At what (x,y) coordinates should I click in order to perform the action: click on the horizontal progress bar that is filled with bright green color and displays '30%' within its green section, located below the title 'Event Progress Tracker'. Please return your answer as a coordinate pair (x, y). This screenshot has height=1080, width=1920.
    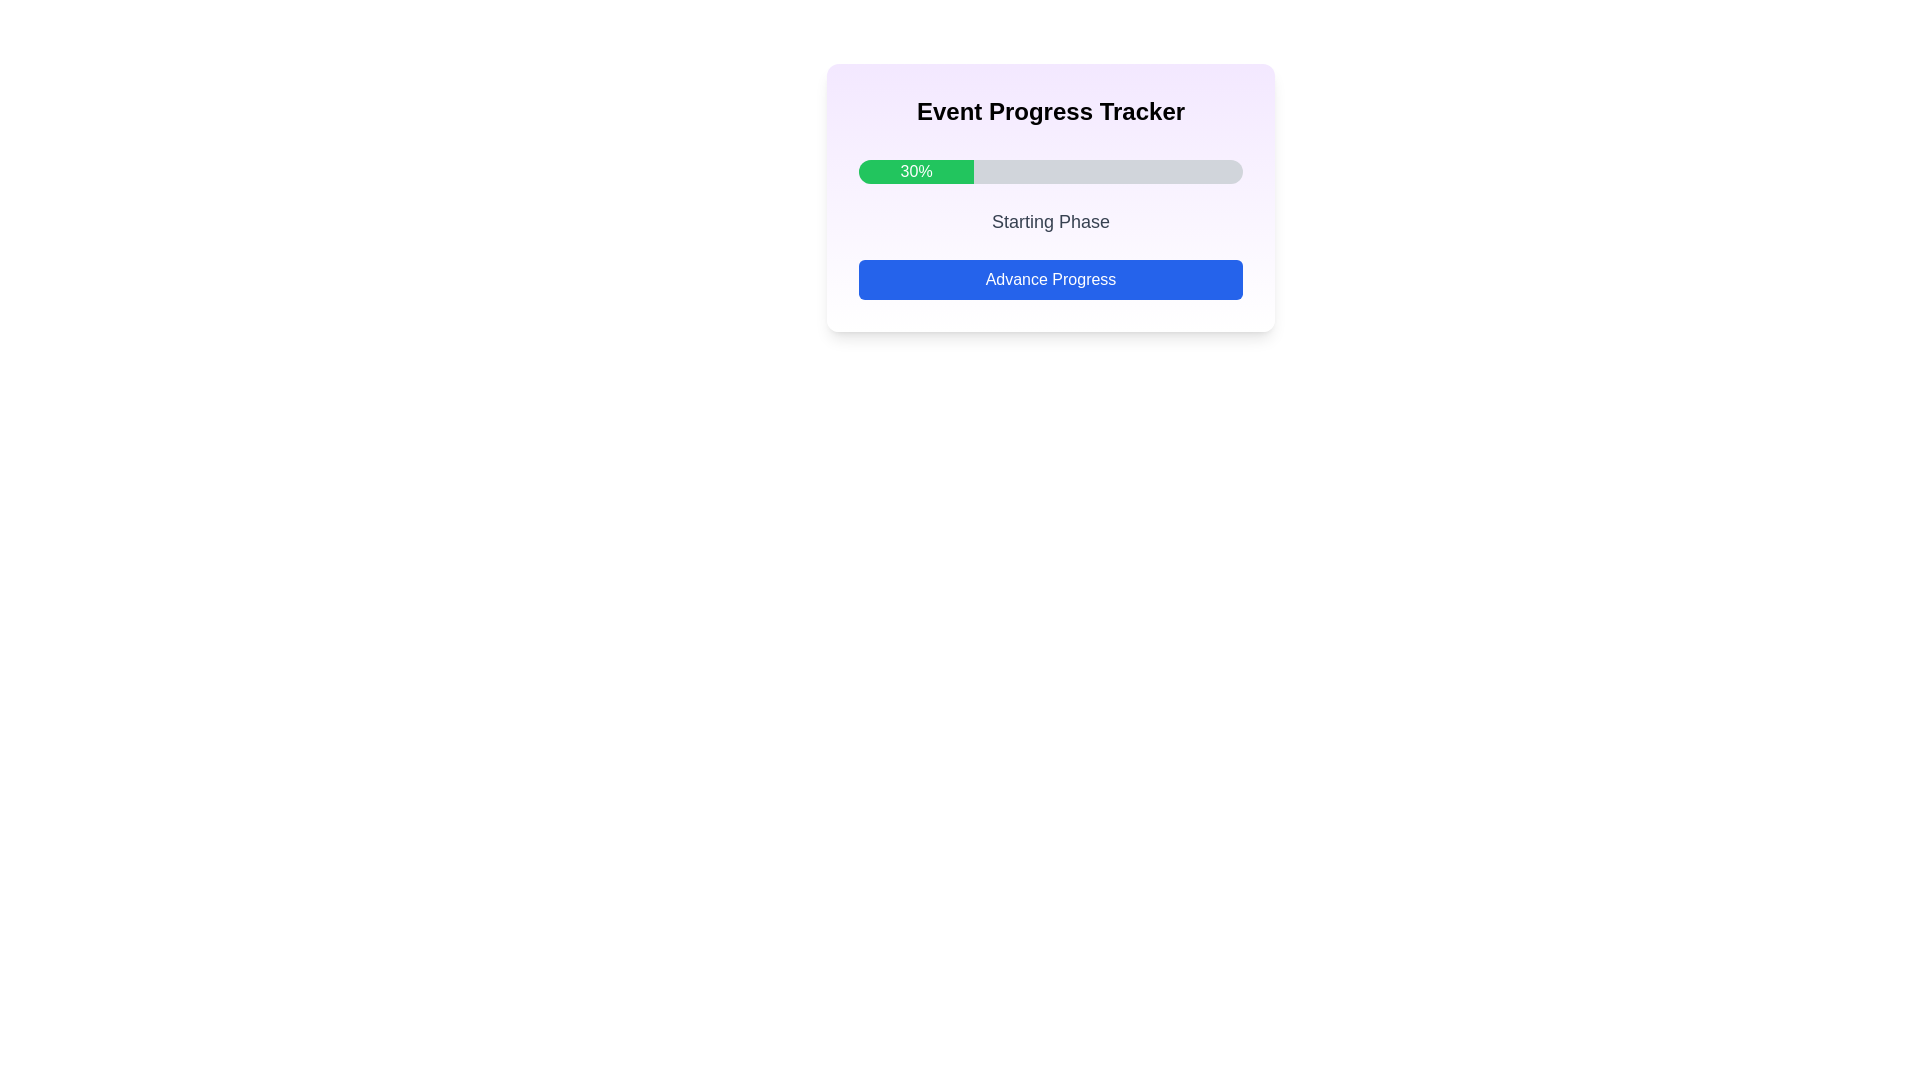
    Looking at the image, I should click on (1050, 171).